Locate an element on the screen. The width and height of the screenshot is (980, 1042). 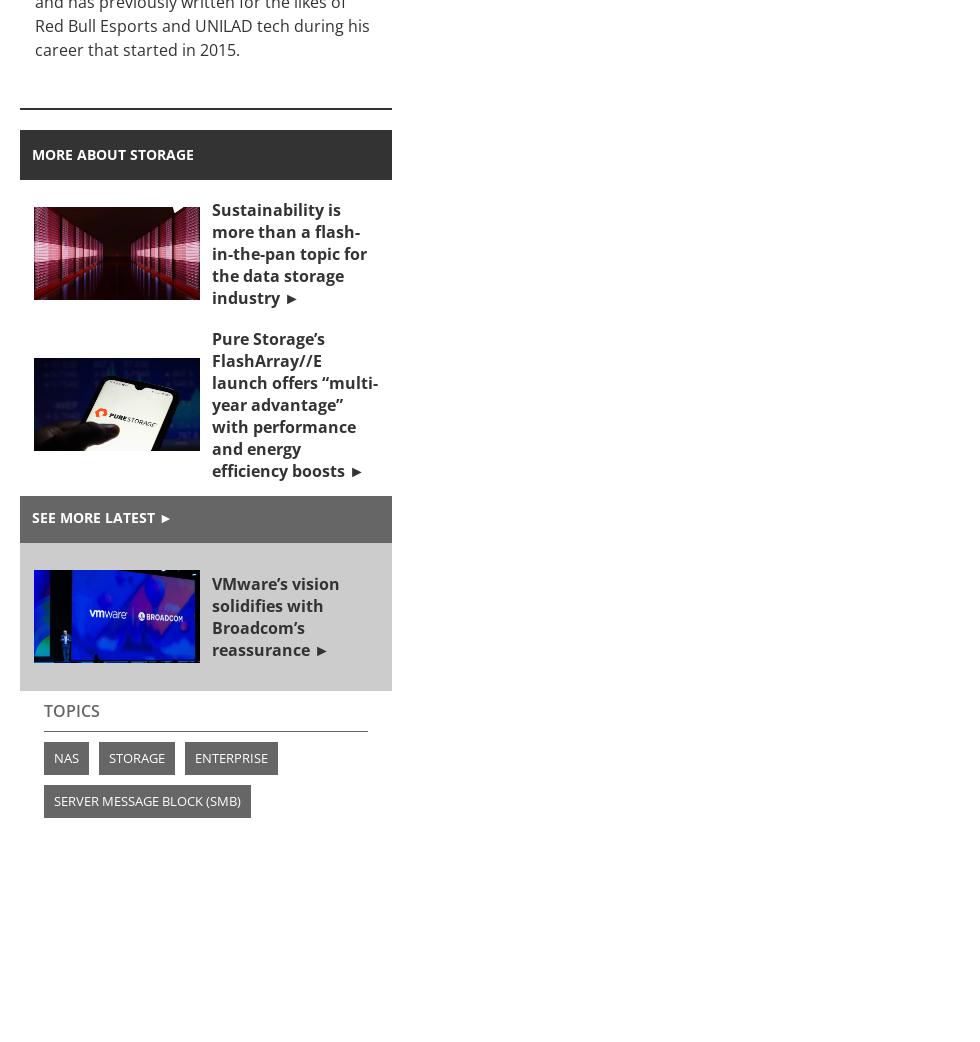
'Storage' is located at coordinates (137, 756).